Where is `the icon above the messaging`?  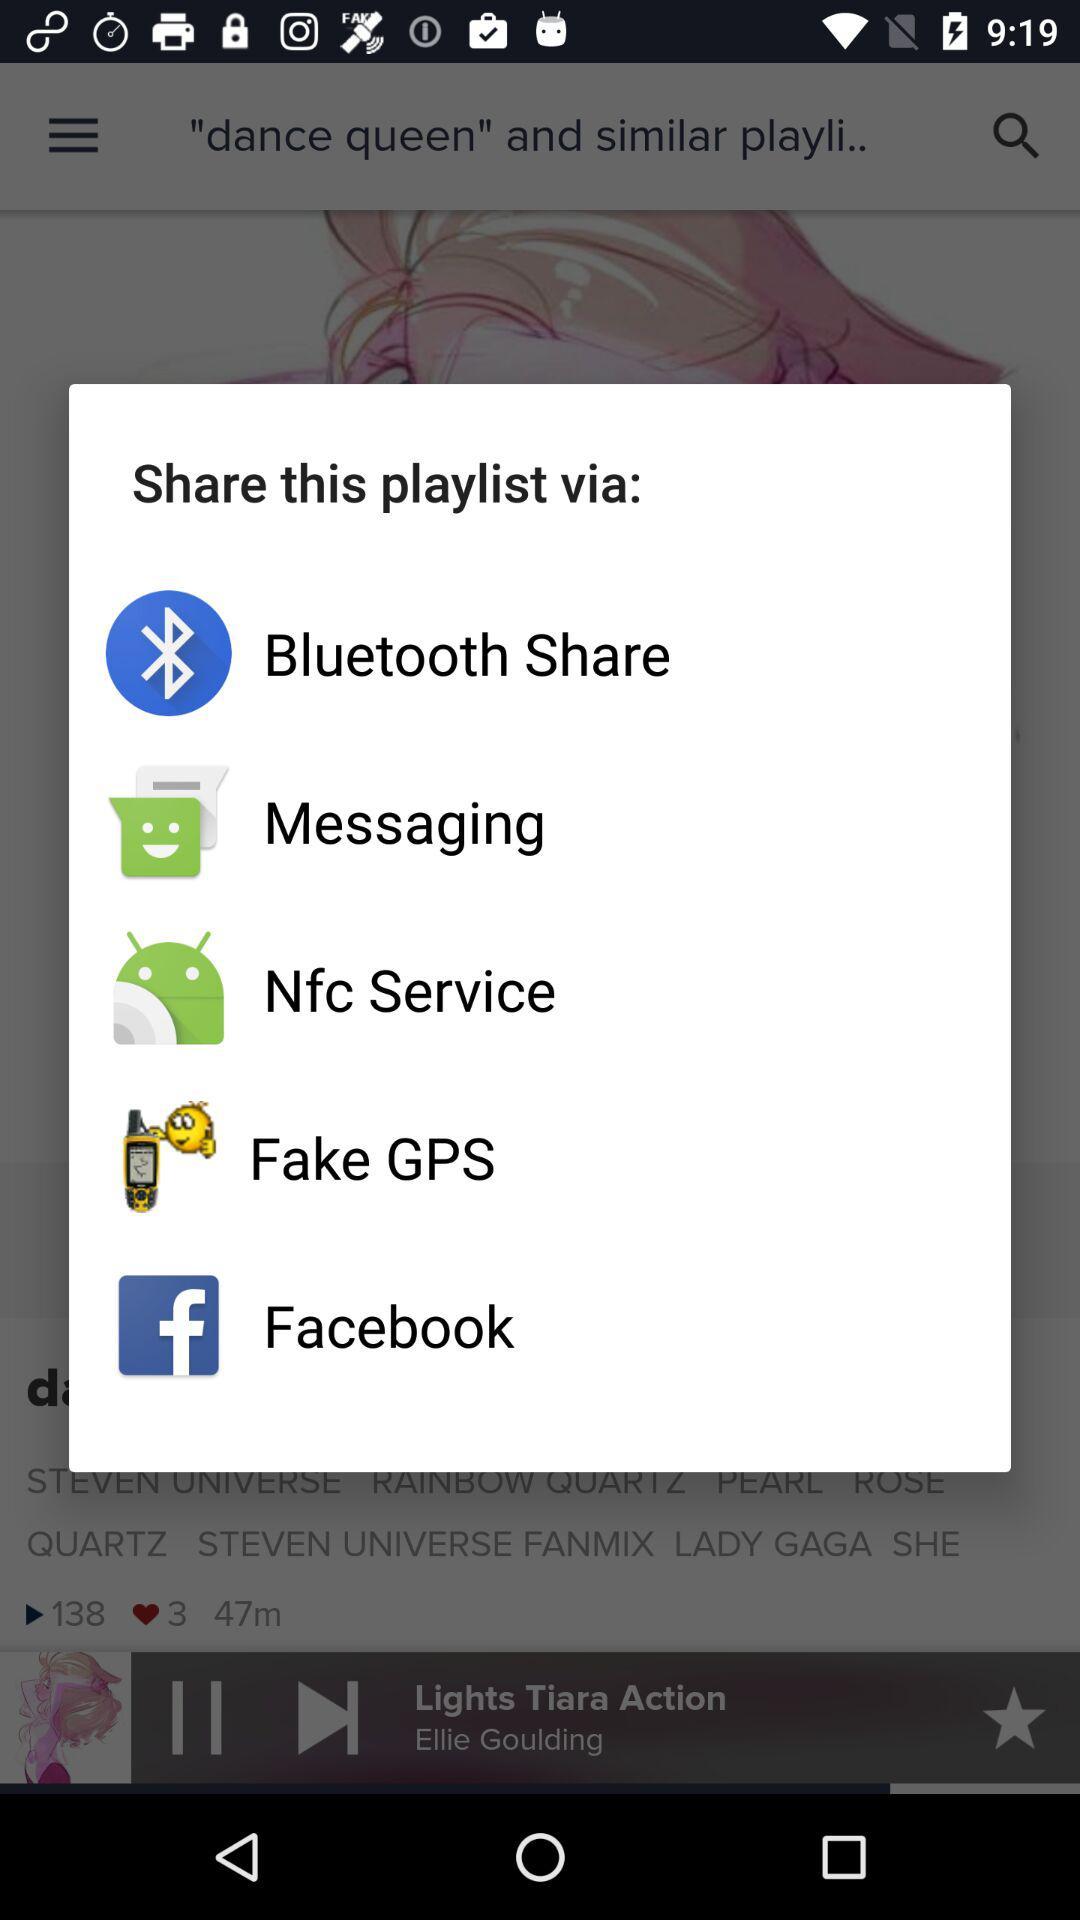 the icon above the messaging is located at coordinates (540, 653).